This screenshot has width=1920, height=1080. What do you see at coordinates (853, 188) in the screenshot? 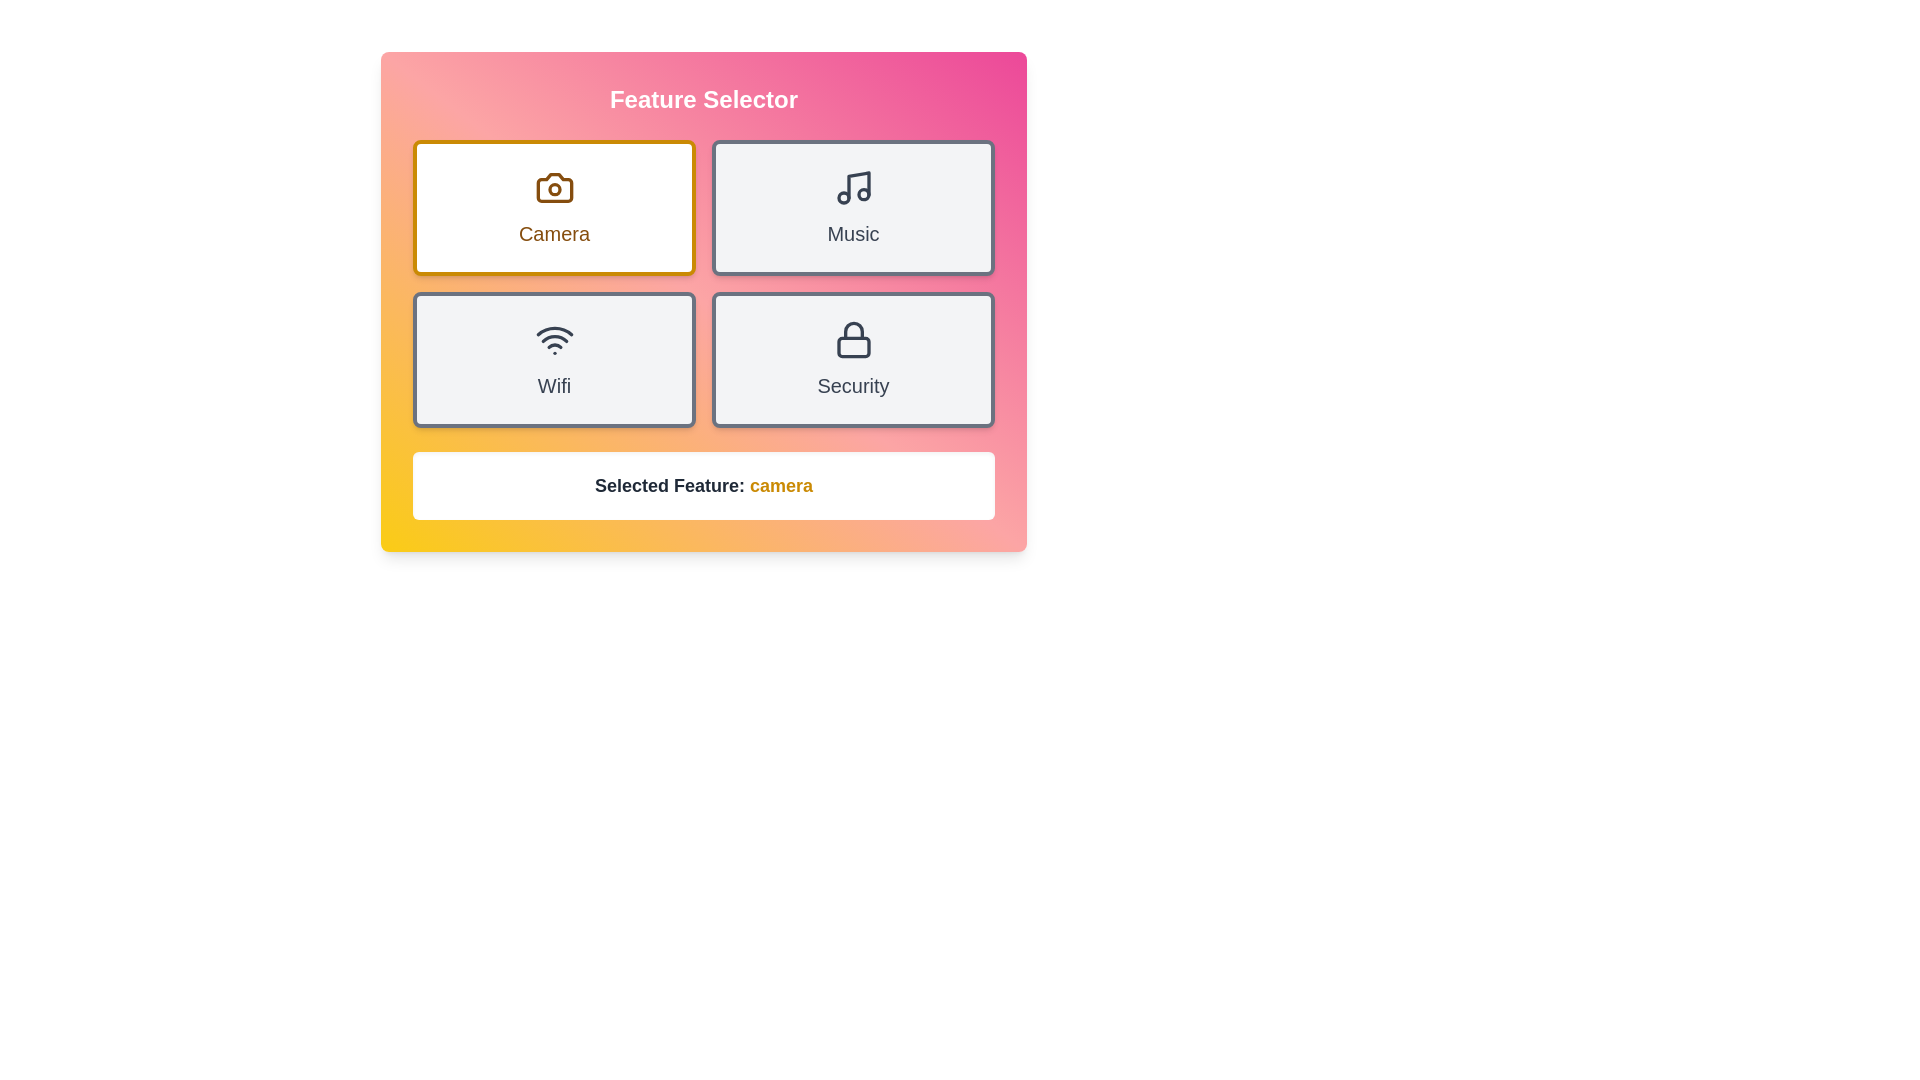
I see `the music note icon located in the top-right card of the 2x2 grid layout, which is part of the 'Music' card and positioned centrally above the text label 'Music'` at bounding box center [853, 188].